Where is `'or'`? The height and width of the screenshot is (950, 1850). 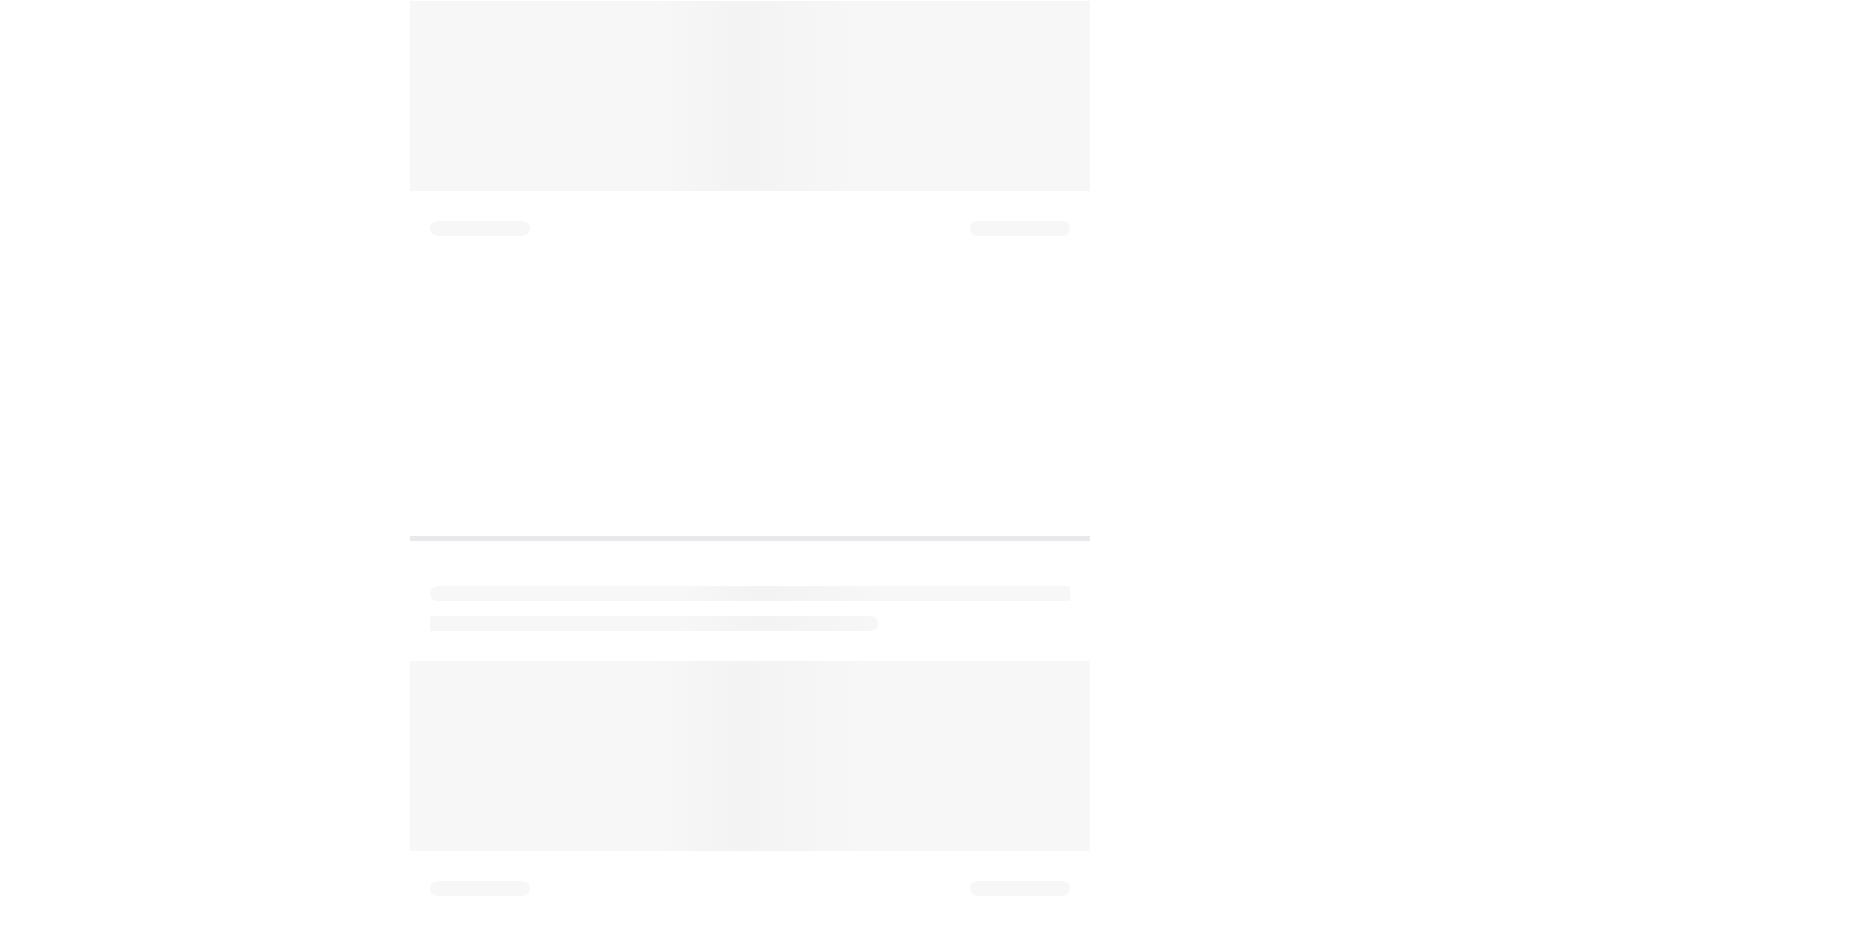
'or' is located at coordinates (813, 394).